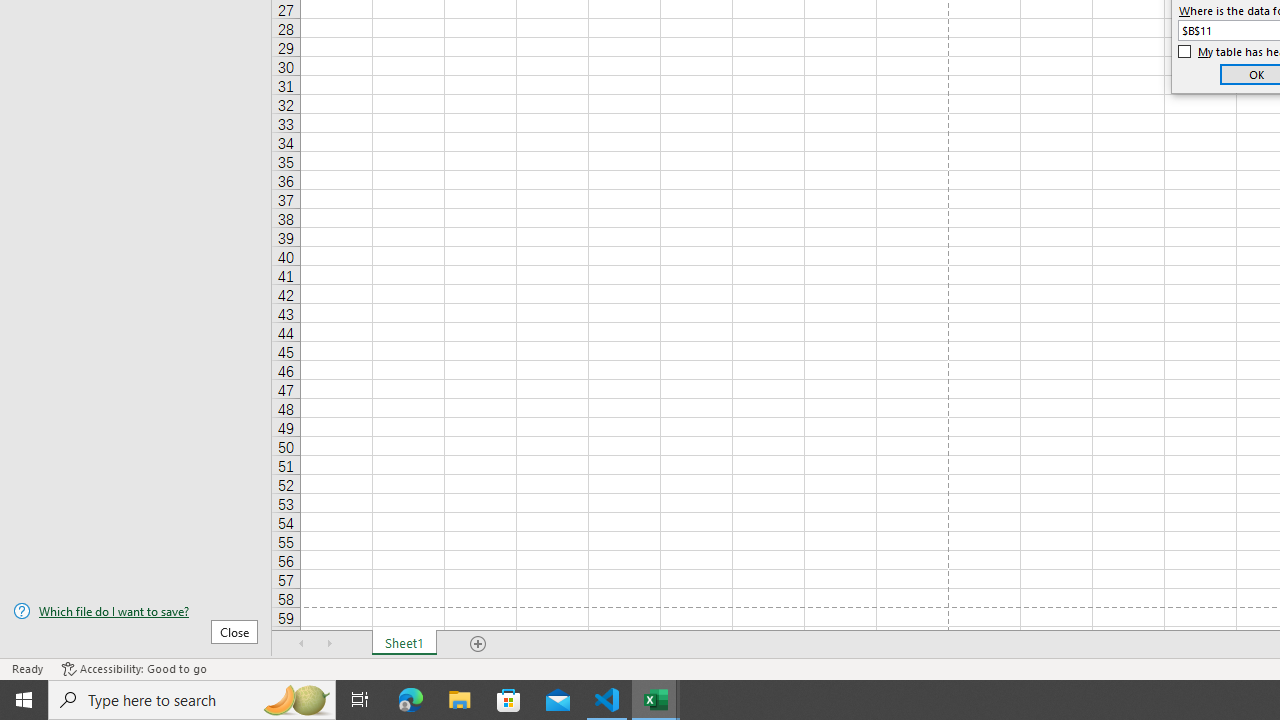 The height and width of the screenshot is (720, 1280). I want to click on 'Scroll Right', so click(330, 644).